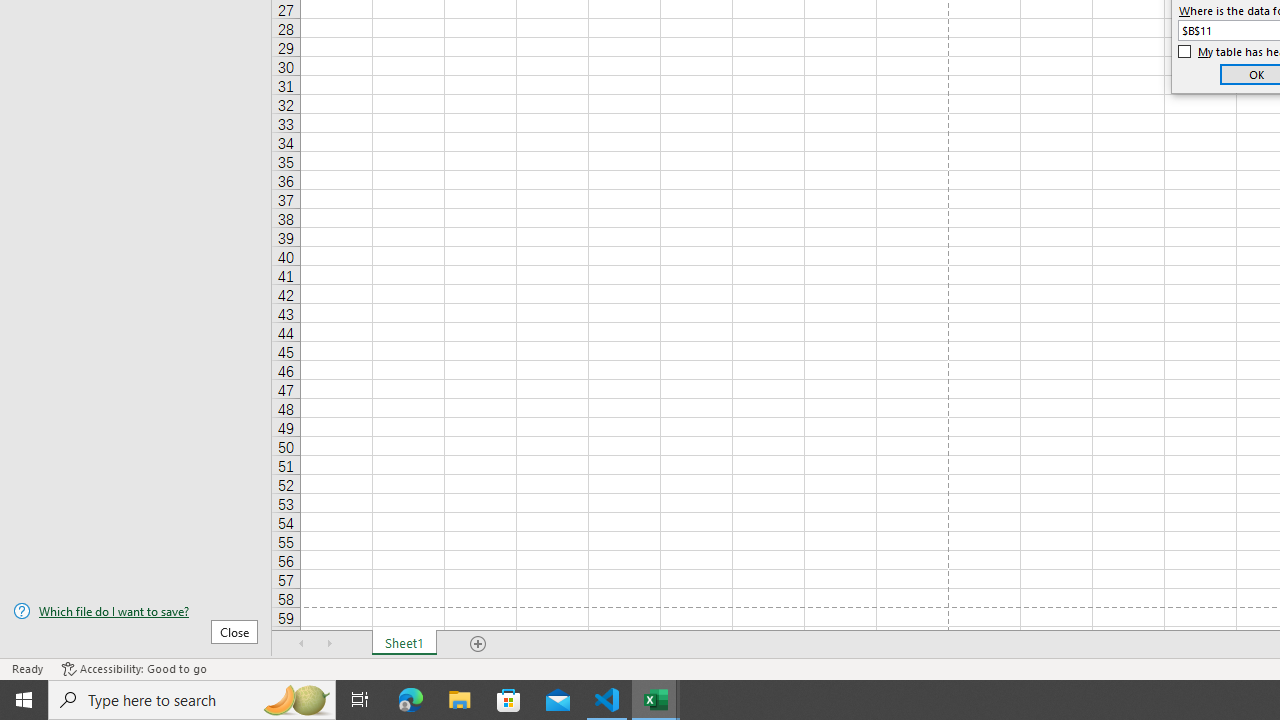 The height and width of the screenshot is (720, 1280). I want to click on 'Scroll Right', so click(330, 644).